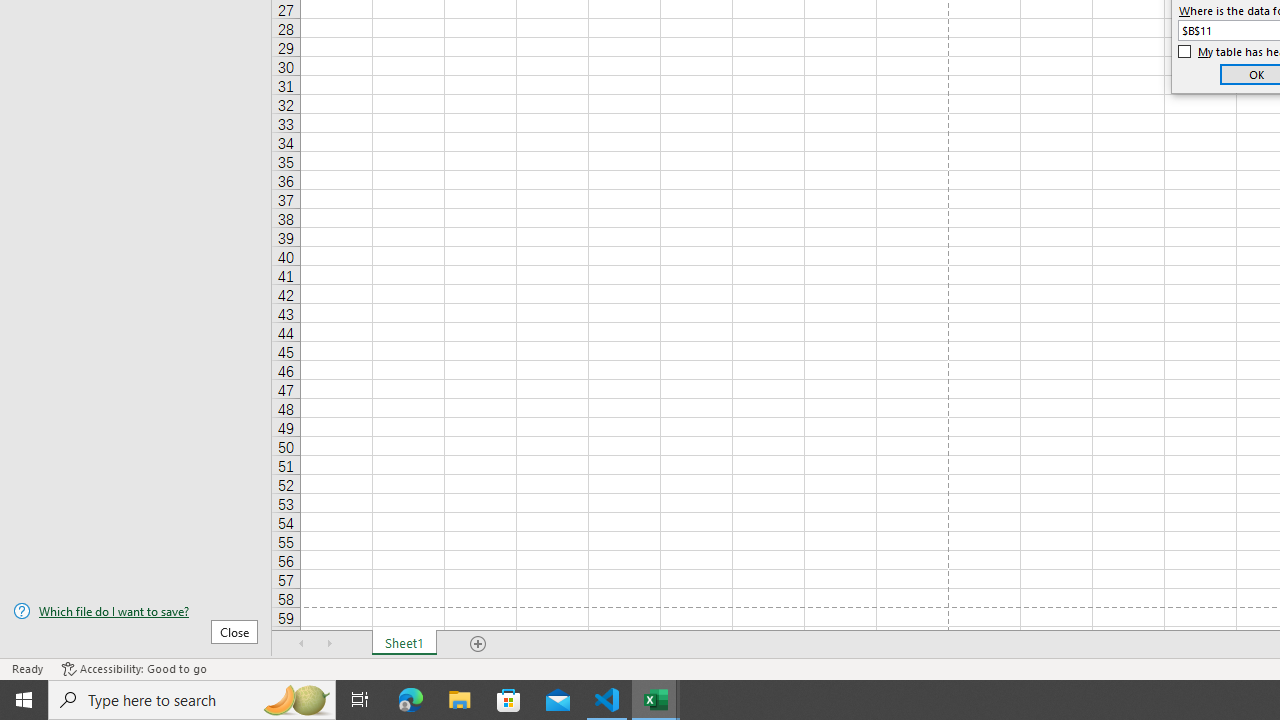 The height and width of the screenshot is (720, 1280). I want to click on 'Scroll Right', so click(330, 644).